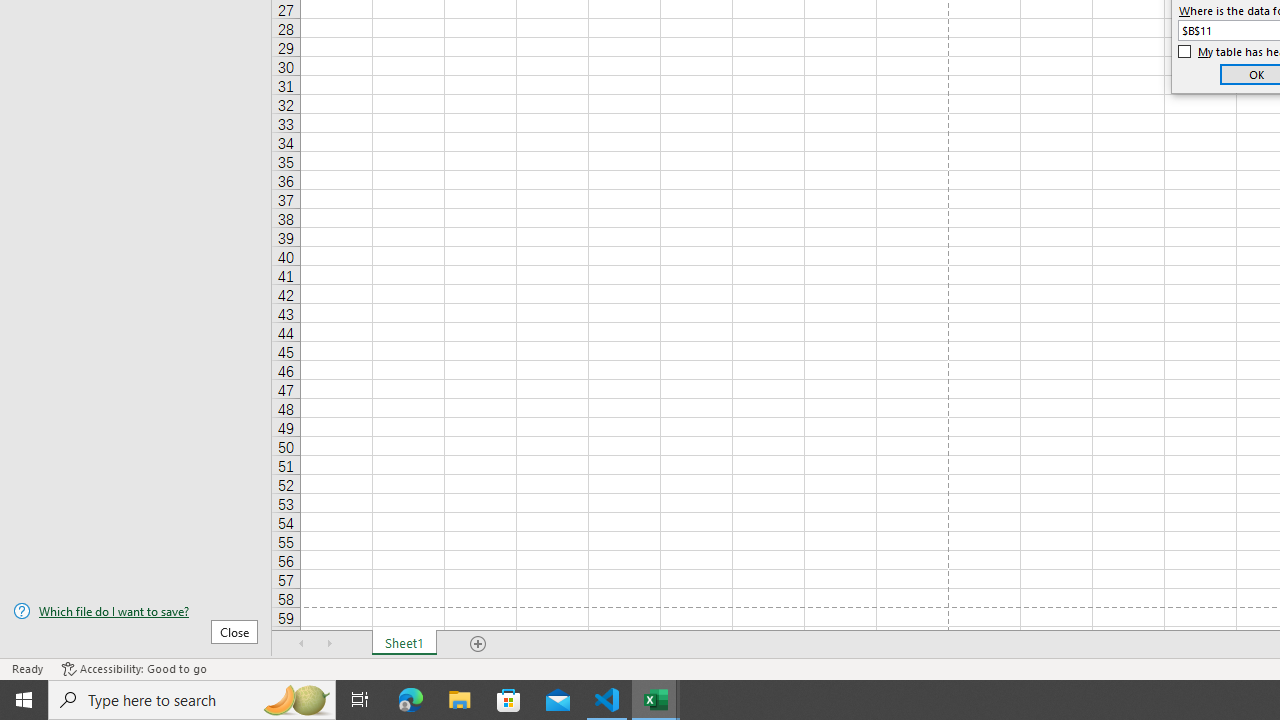 The height and width of the screenshot is (720, 1280). I want to click on 'Scroll Right', so click(330, 644).